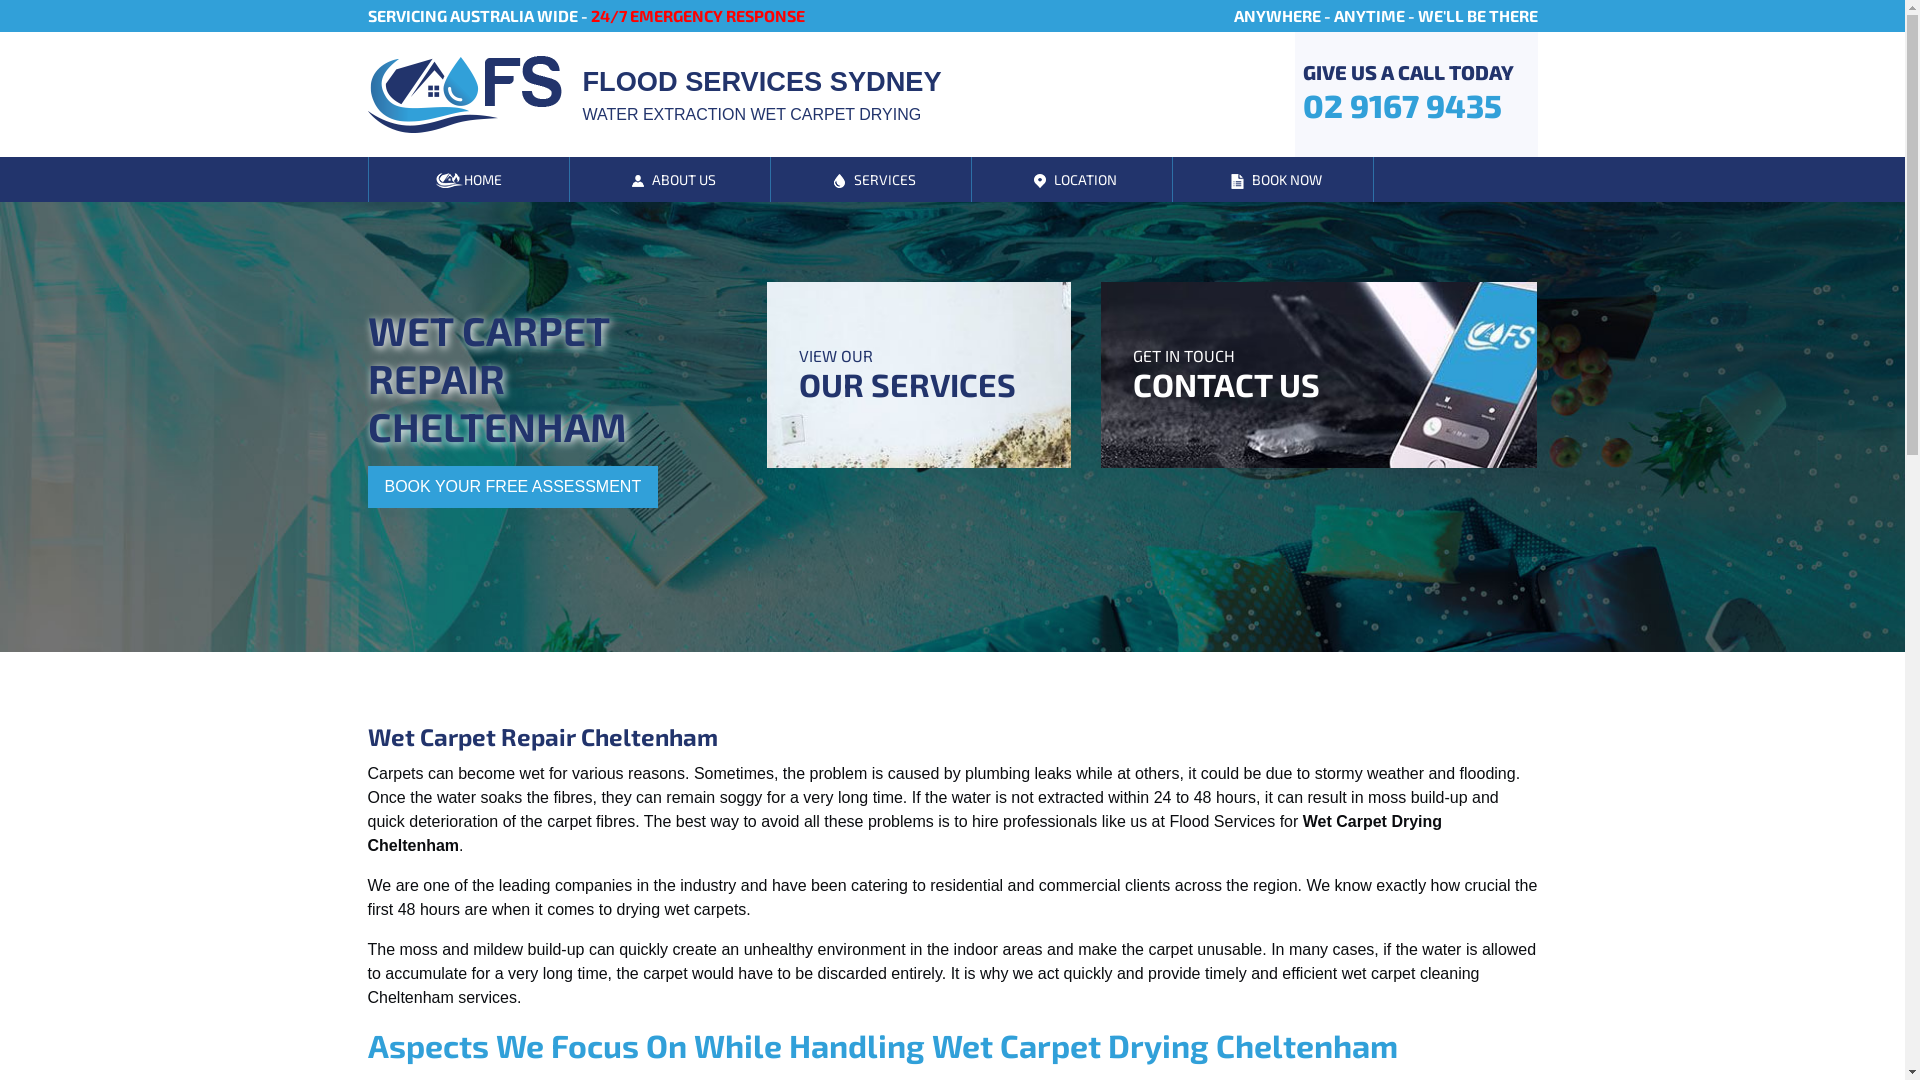 This screenshot has height=1080, width=1920. Describe the element at coordinates (513, 486) in the screenshot. I see `'BOOK YOUR FREE ASSESSMENT'` at that location.